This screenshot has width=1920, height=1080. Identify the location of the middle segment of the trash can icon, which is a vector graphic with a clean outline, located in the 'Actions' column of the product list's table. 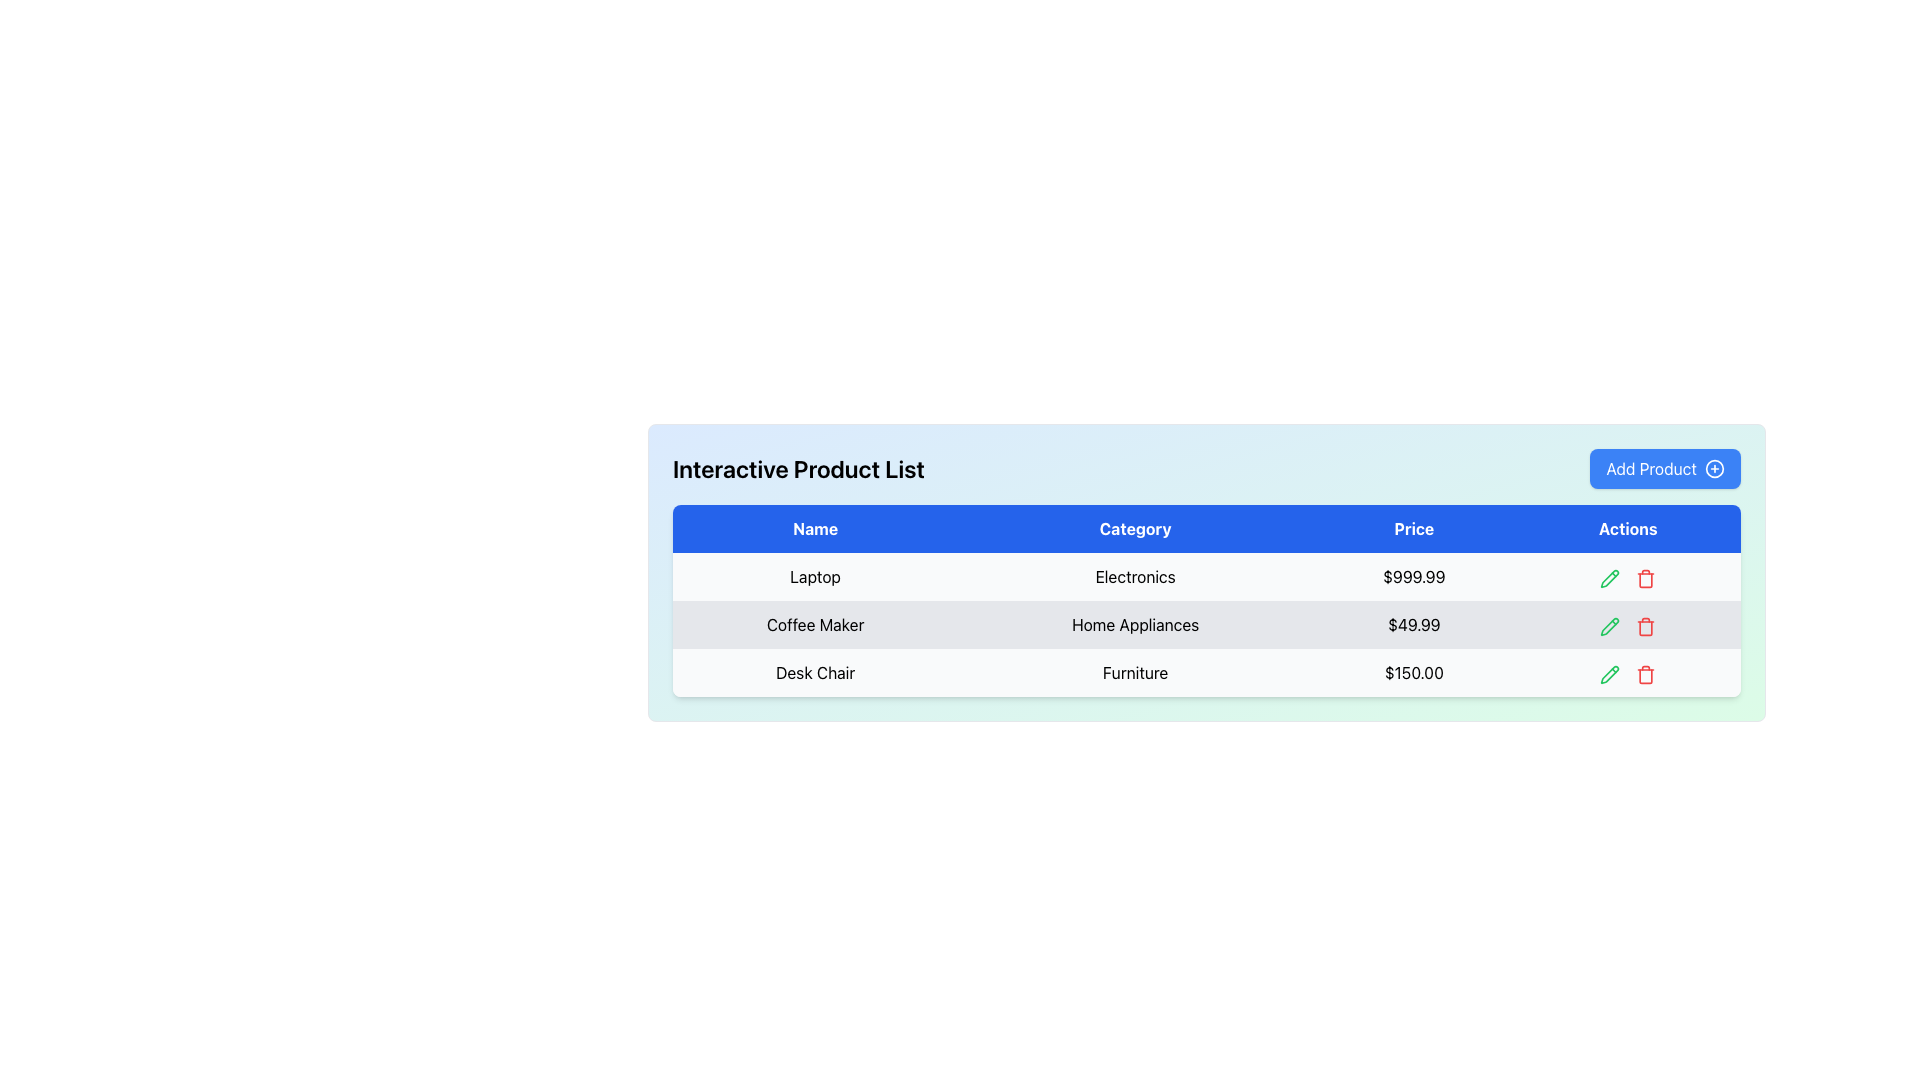
(1646, 580).